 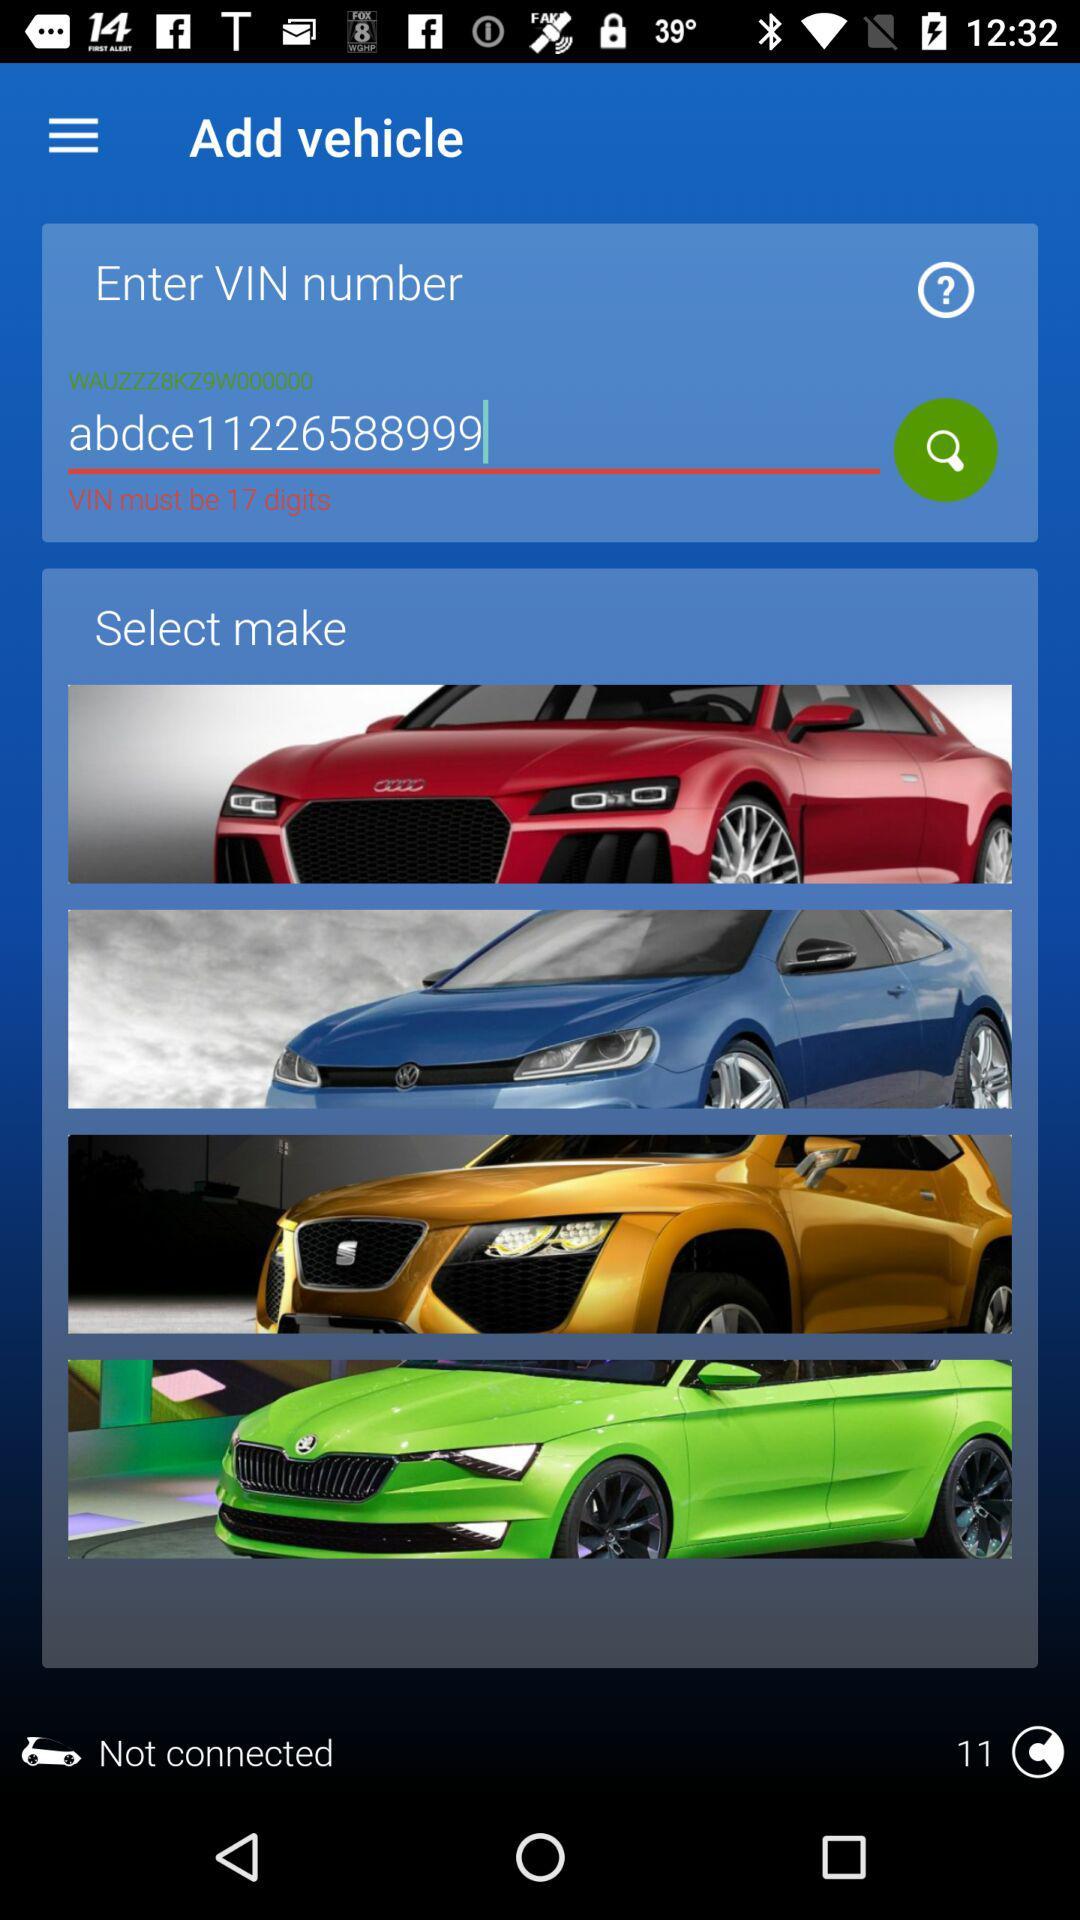 I want to click on this make, so click(x=540, y=783).